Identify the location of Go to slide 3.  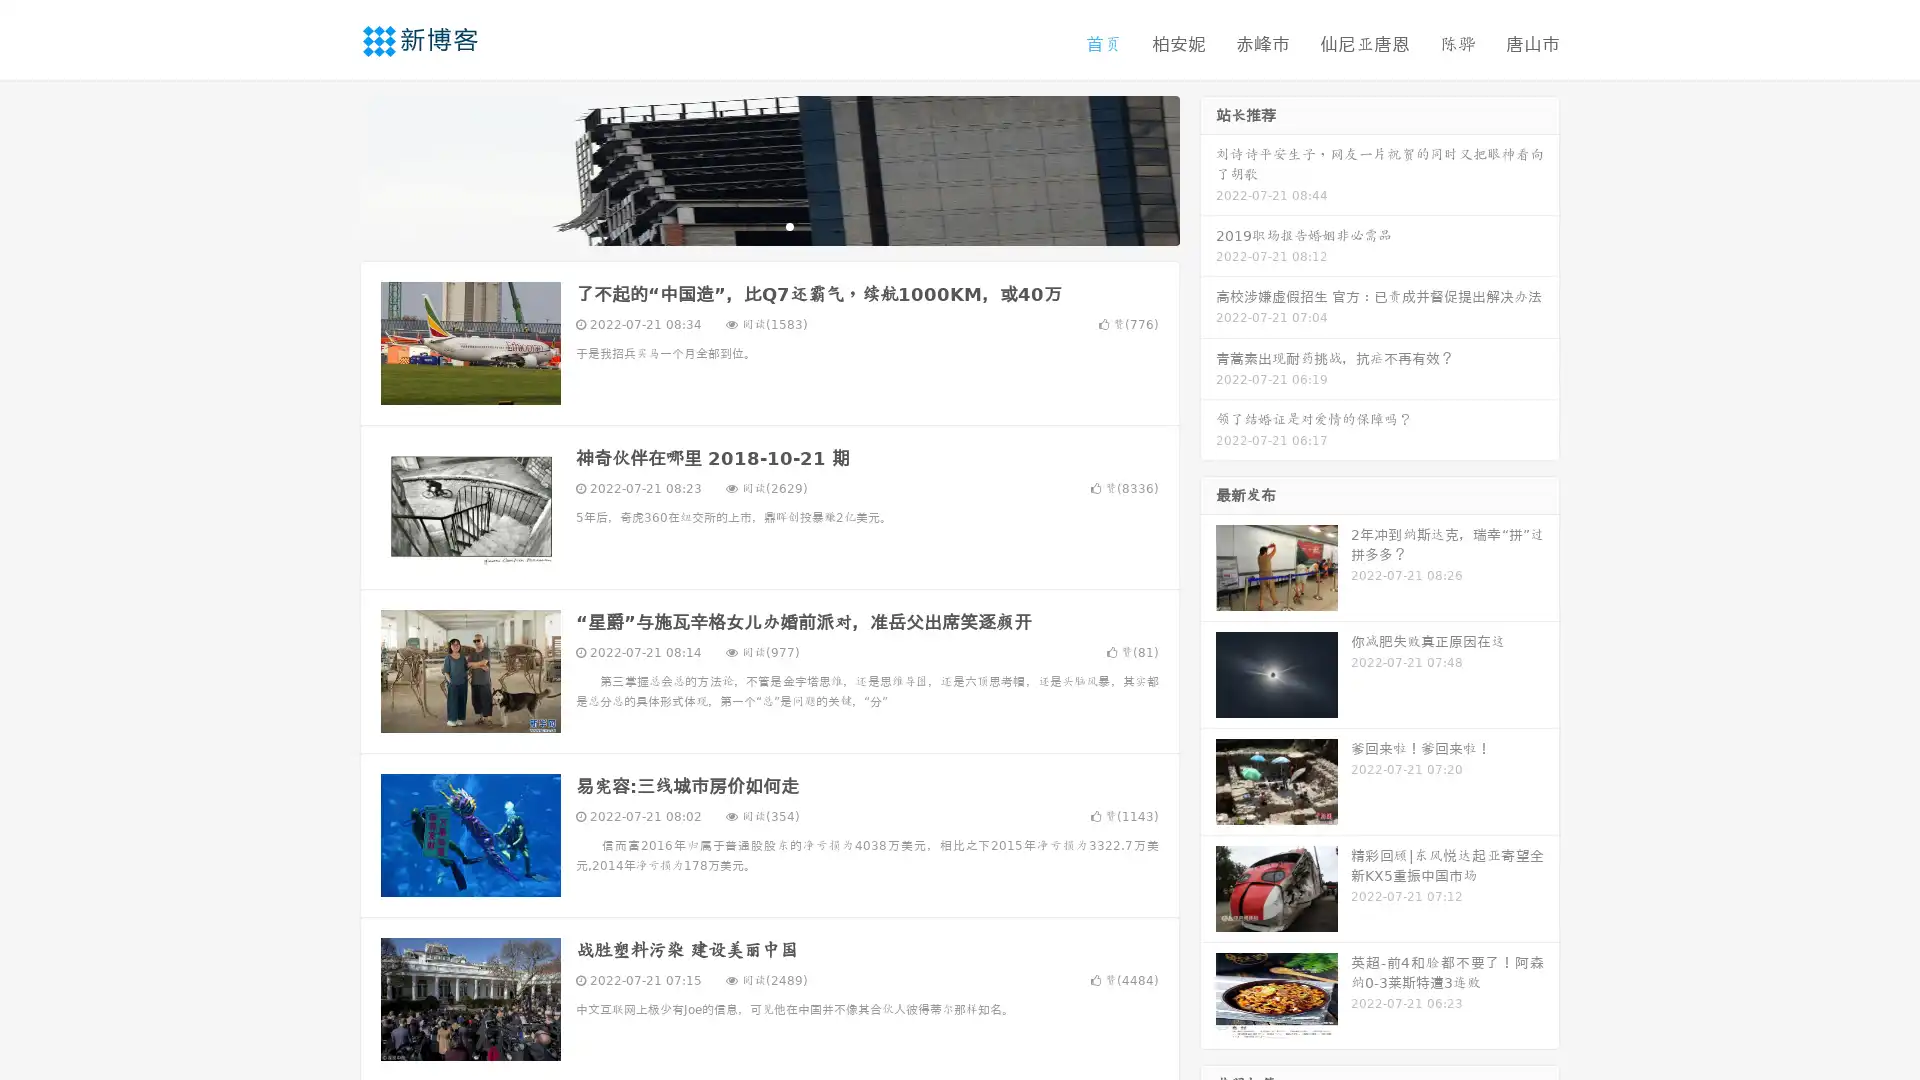
(789, 225).